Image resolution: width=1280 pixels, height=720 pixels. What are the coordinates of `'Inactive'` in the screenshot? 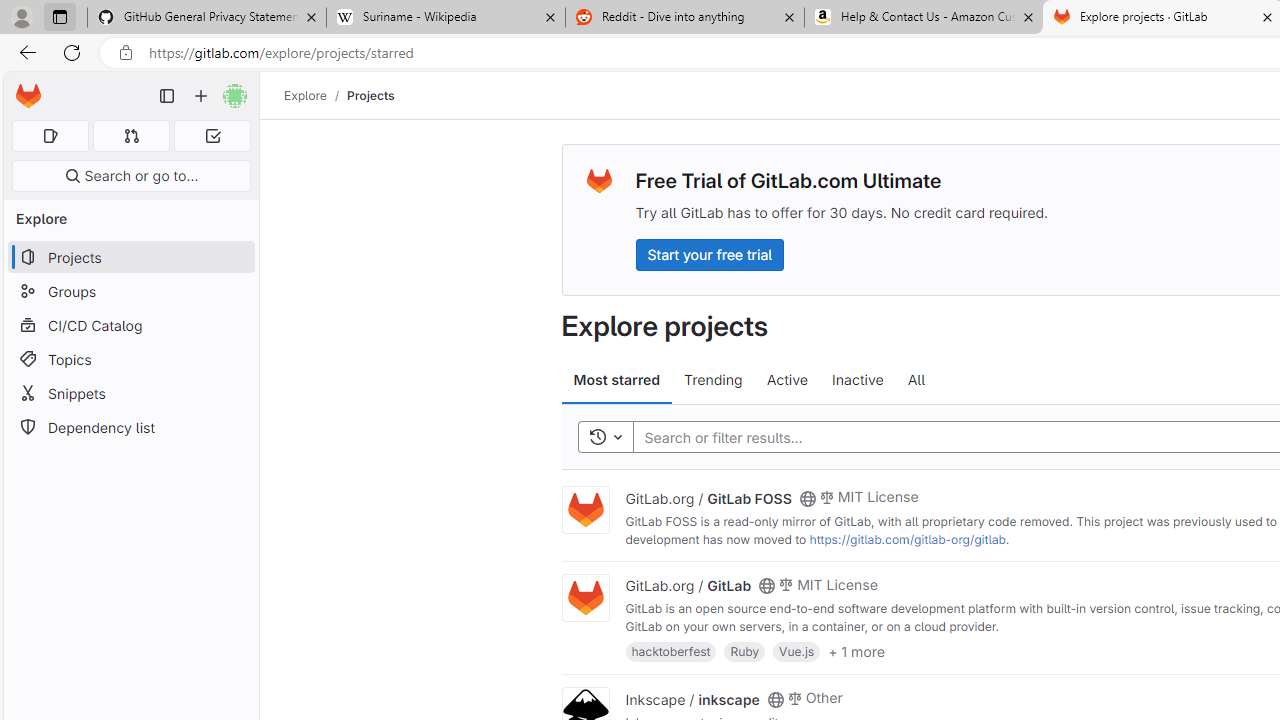 It's located at (858, 380).